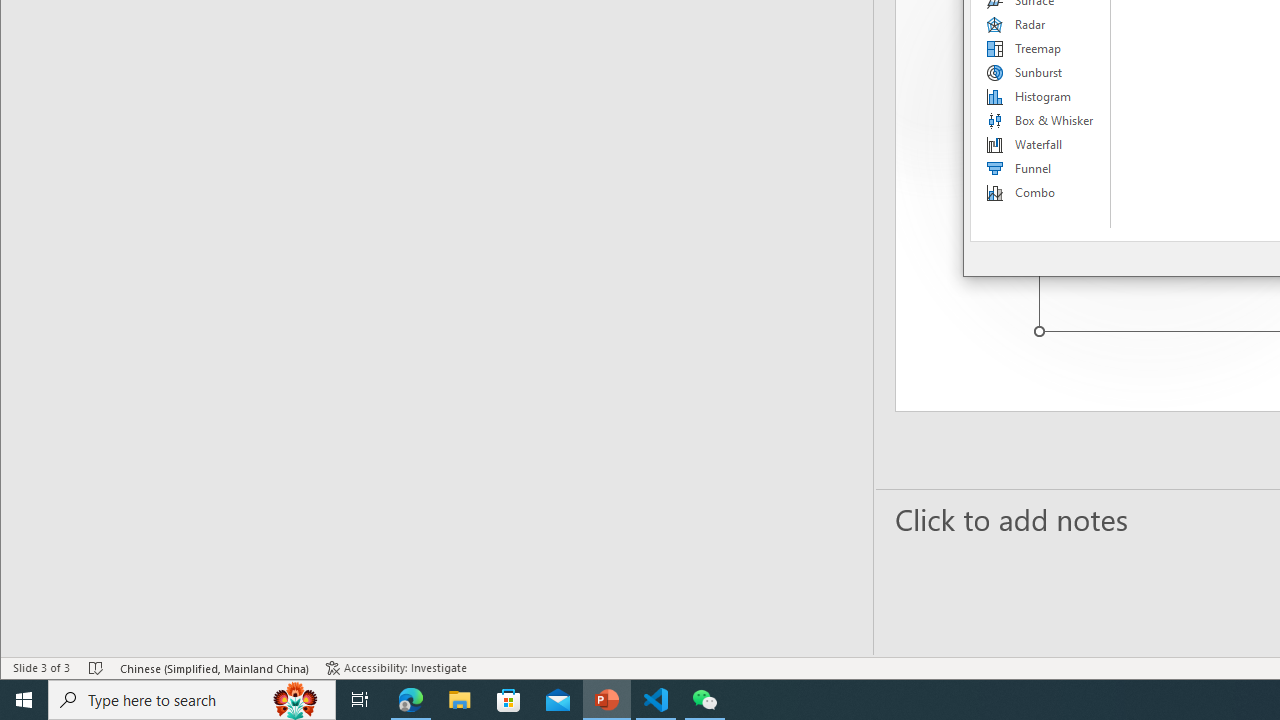 This screenshot has height=720, width=1280. Describe the element at coordinates (1040, 96) in the screenshot. I see `'Histogram'` at that location.